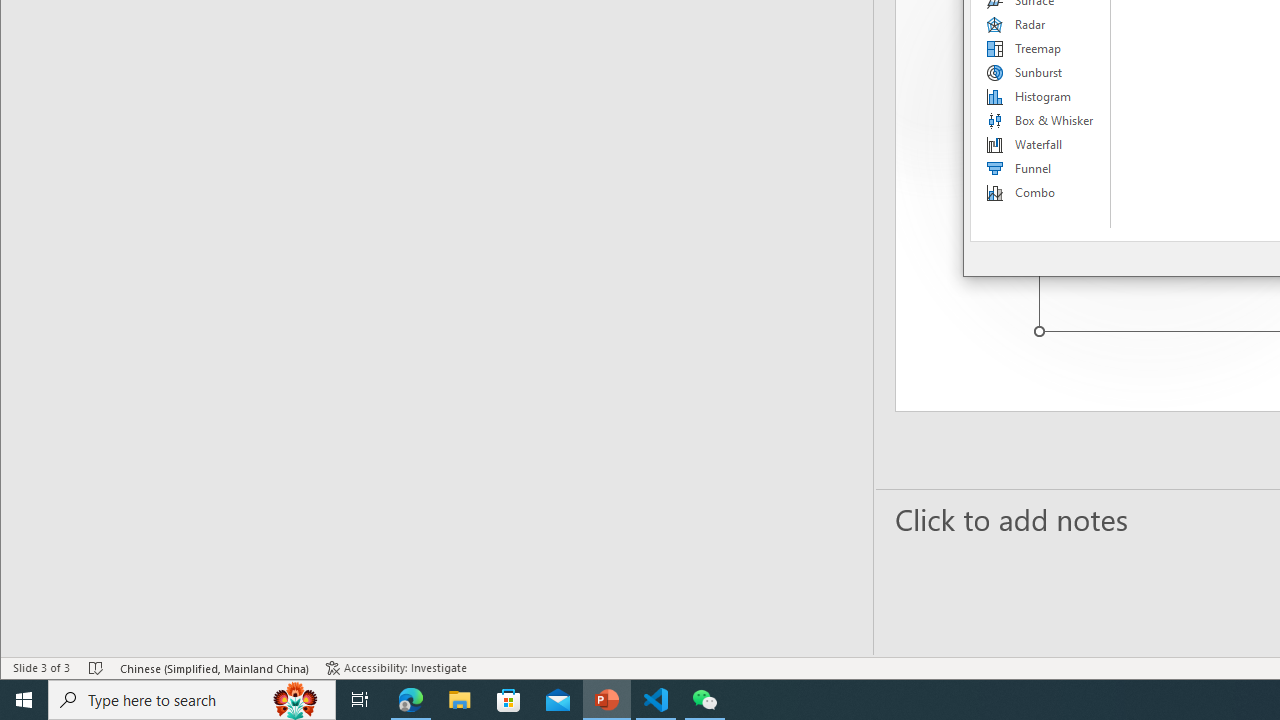 This screenshot has height=720, width=1280. Describe the element at coordinates (1040, 96) in the screenshot. I see `'Histogram'` at that location.